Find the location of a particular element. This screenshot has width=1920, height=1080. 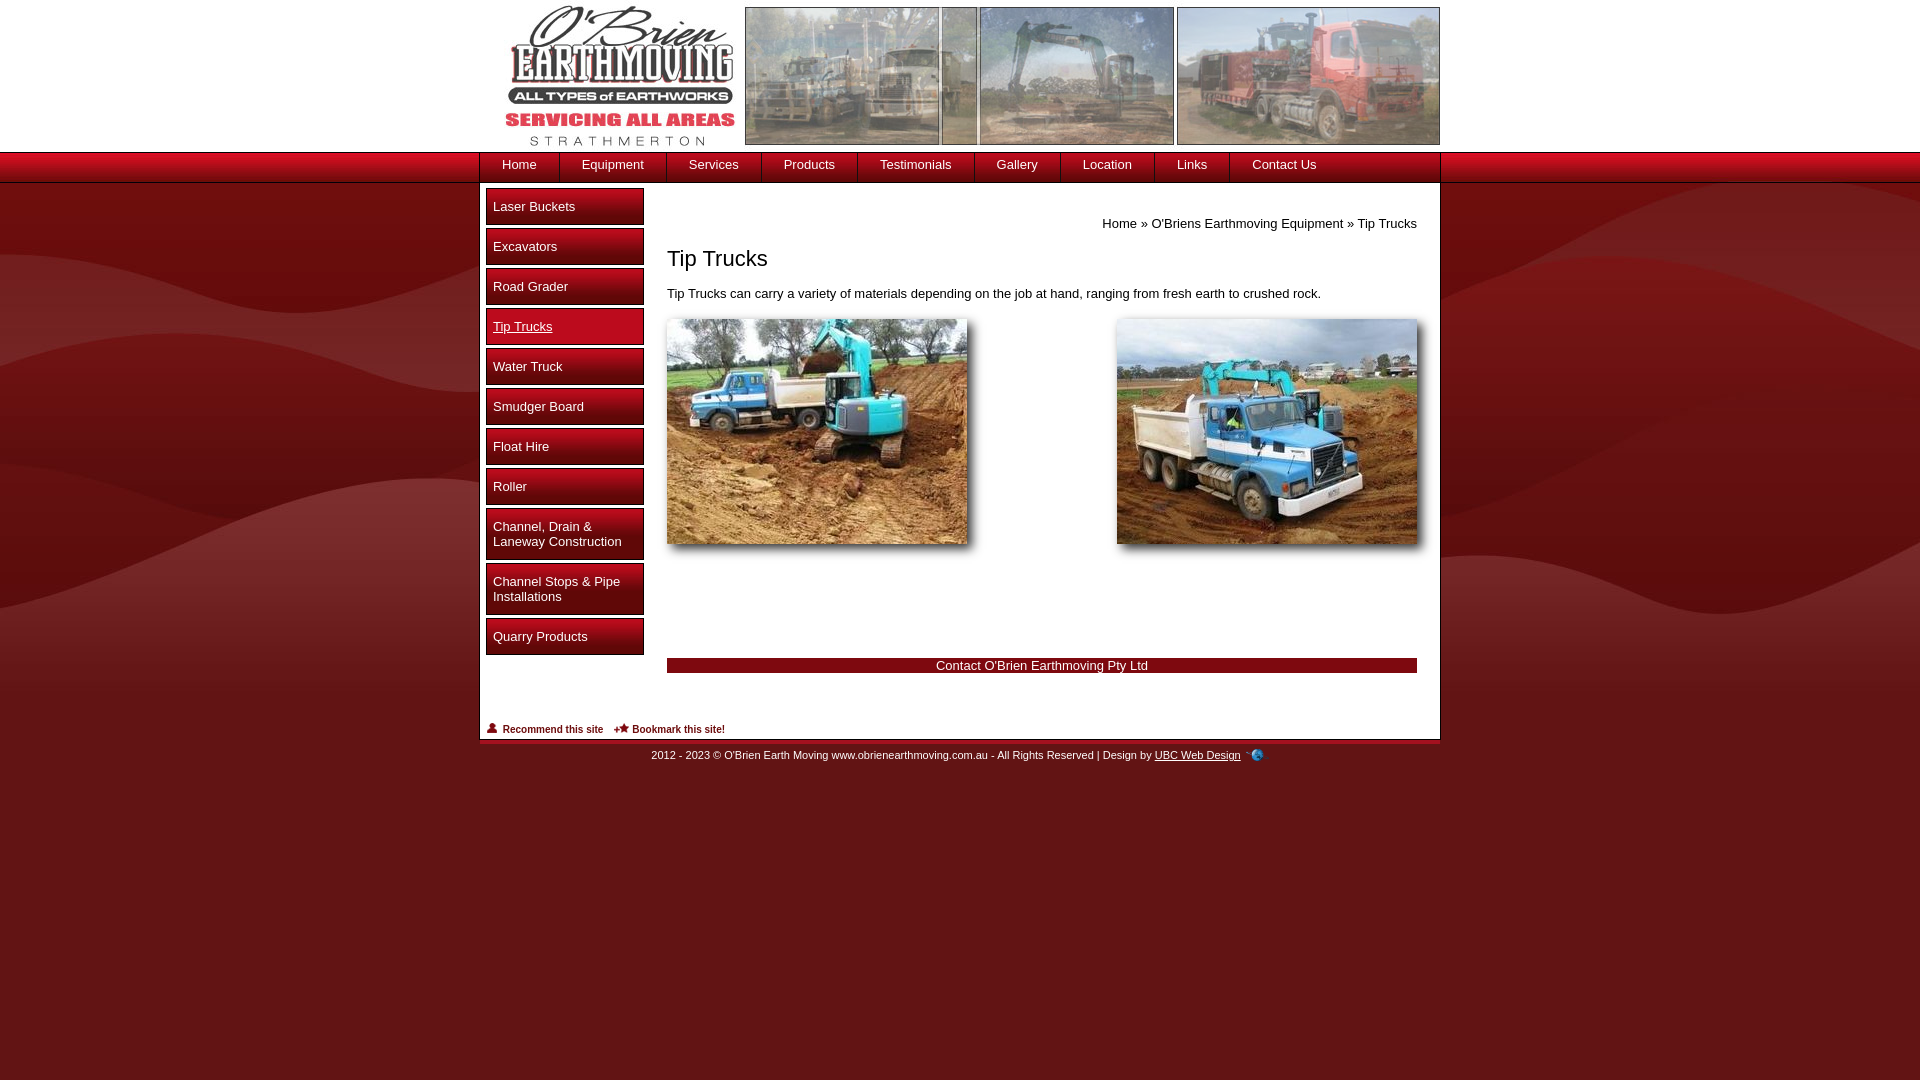

'Home' is located at coordinates (519, 155).